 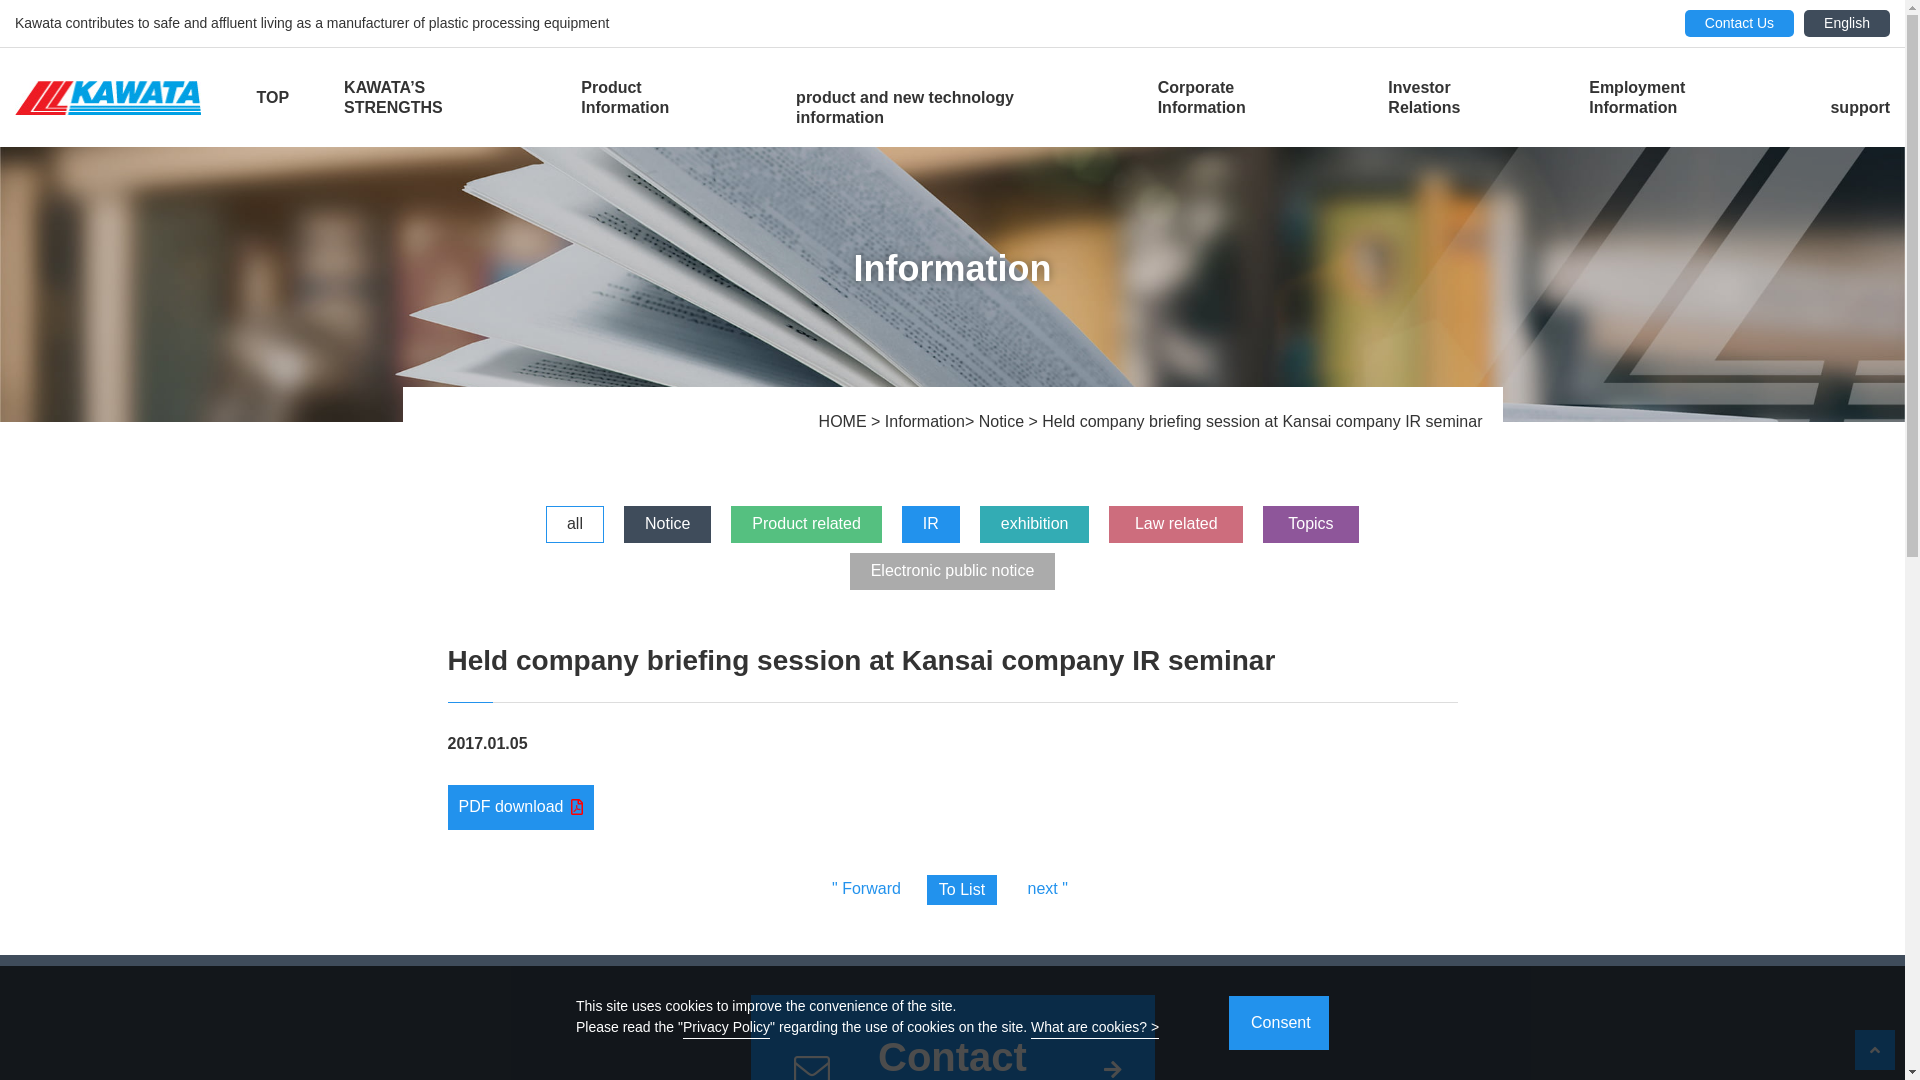 I want to click on 'next "', so click(x=1046, y=887).